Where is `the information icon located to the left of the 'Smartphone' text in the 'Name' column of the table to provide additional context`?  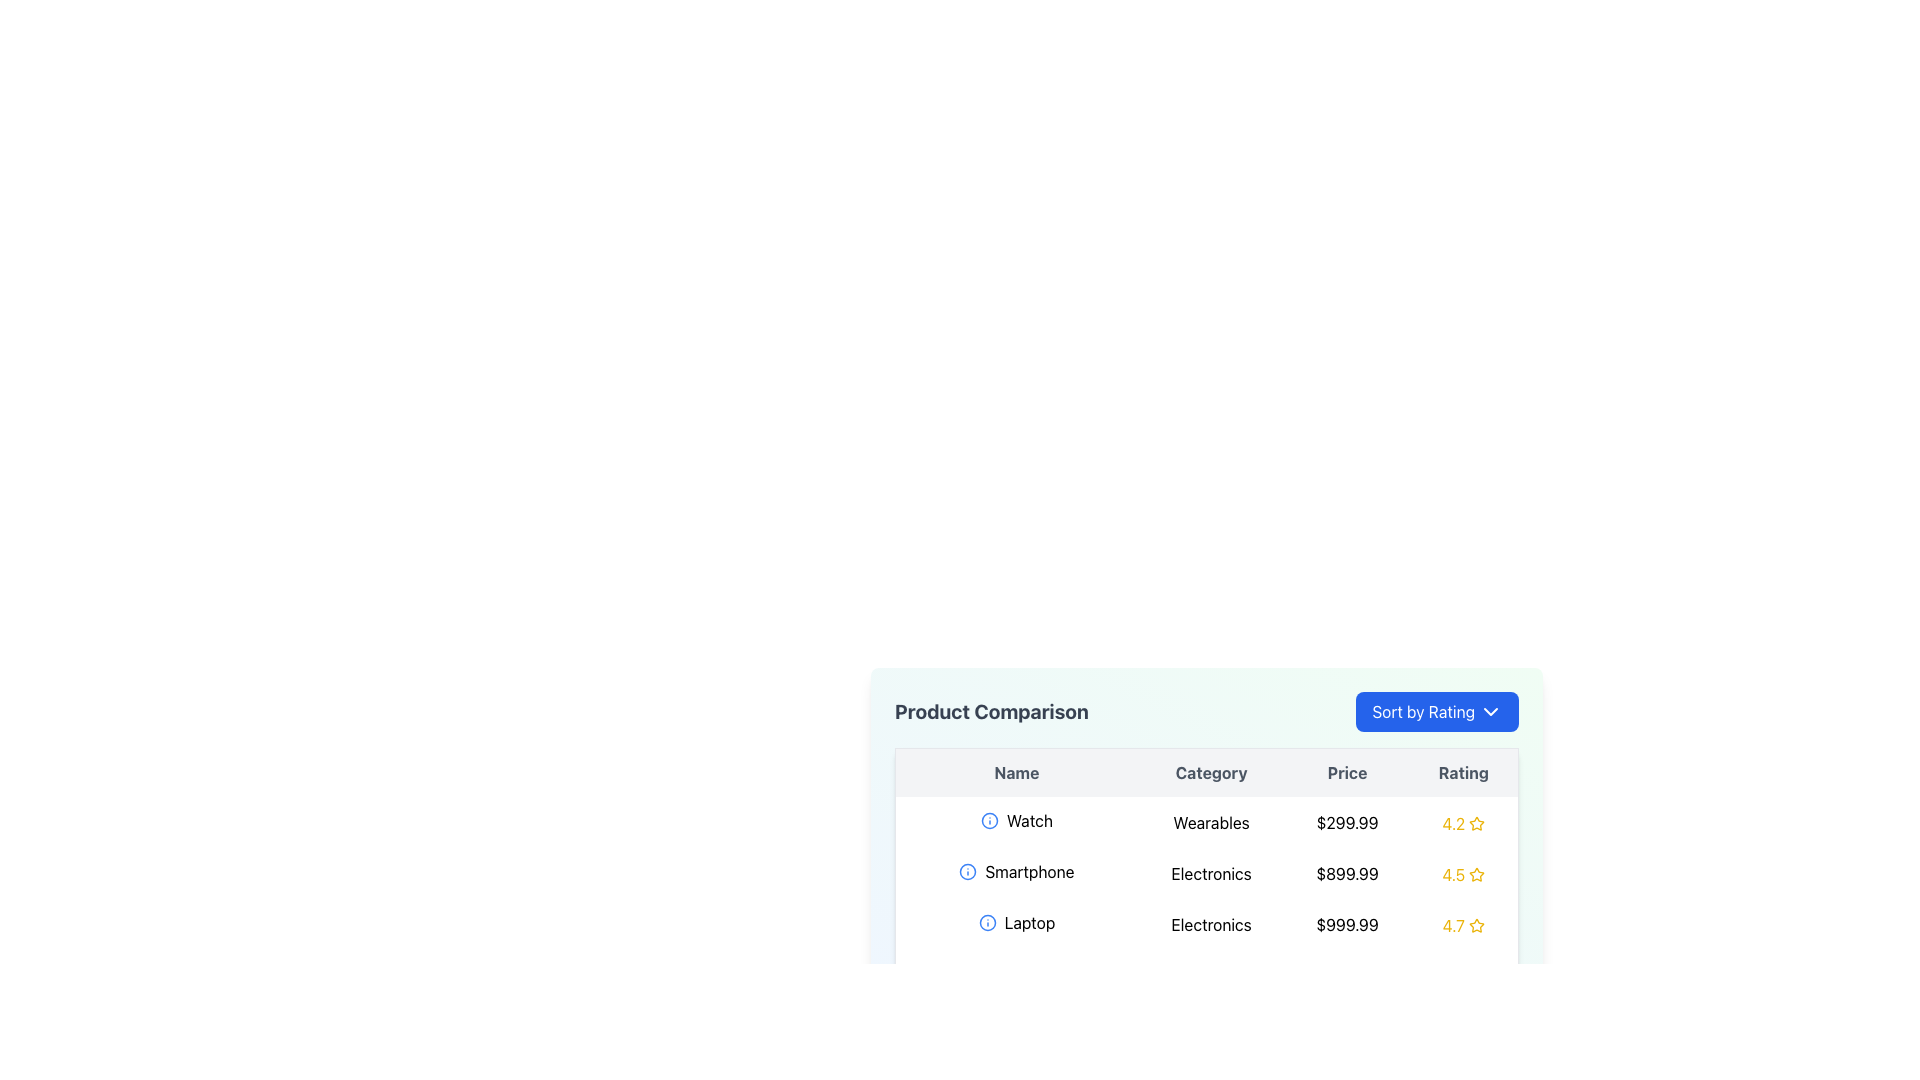 the information icon located to the left of the 'Smartphone' text in the 'Name' column of the table to provide additional context is located at coordinates (968, 870).